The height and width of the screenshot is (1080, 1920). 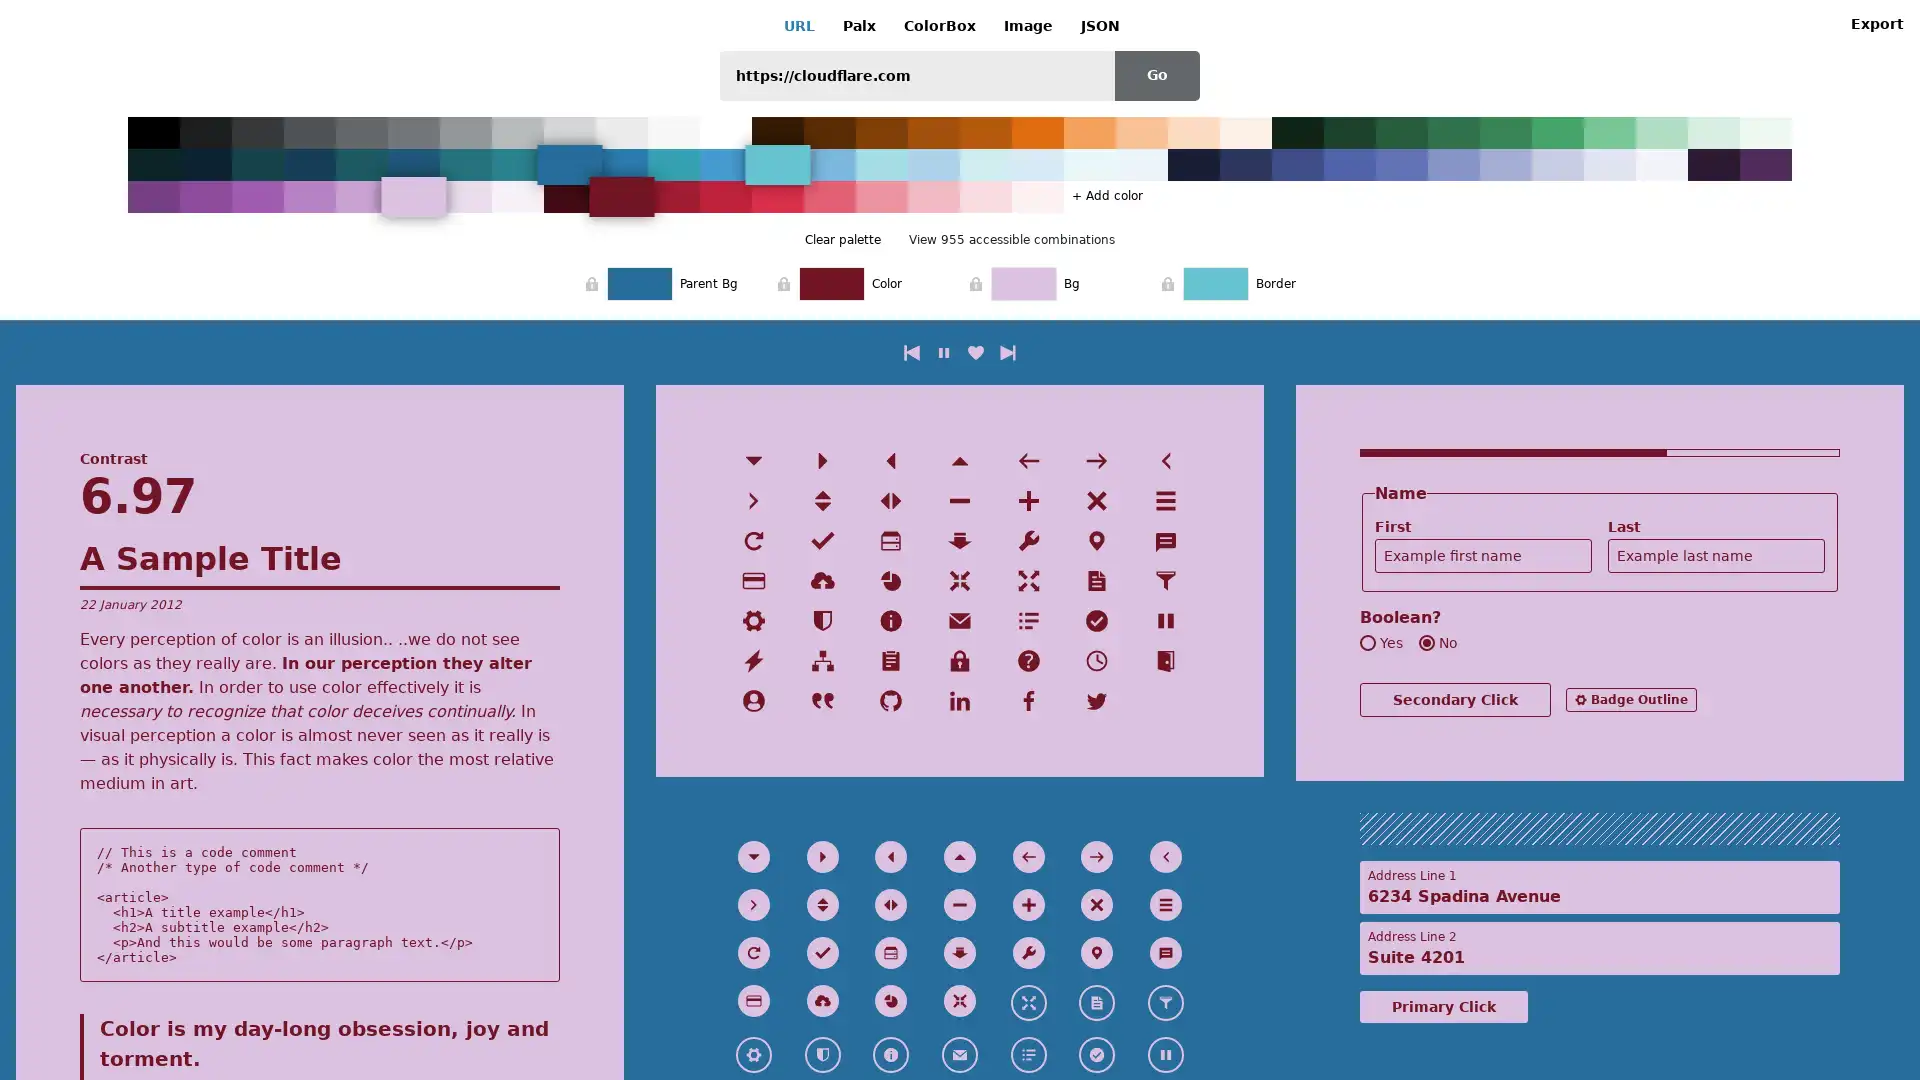 I want to click on Image, so click(x=1028, y=26).